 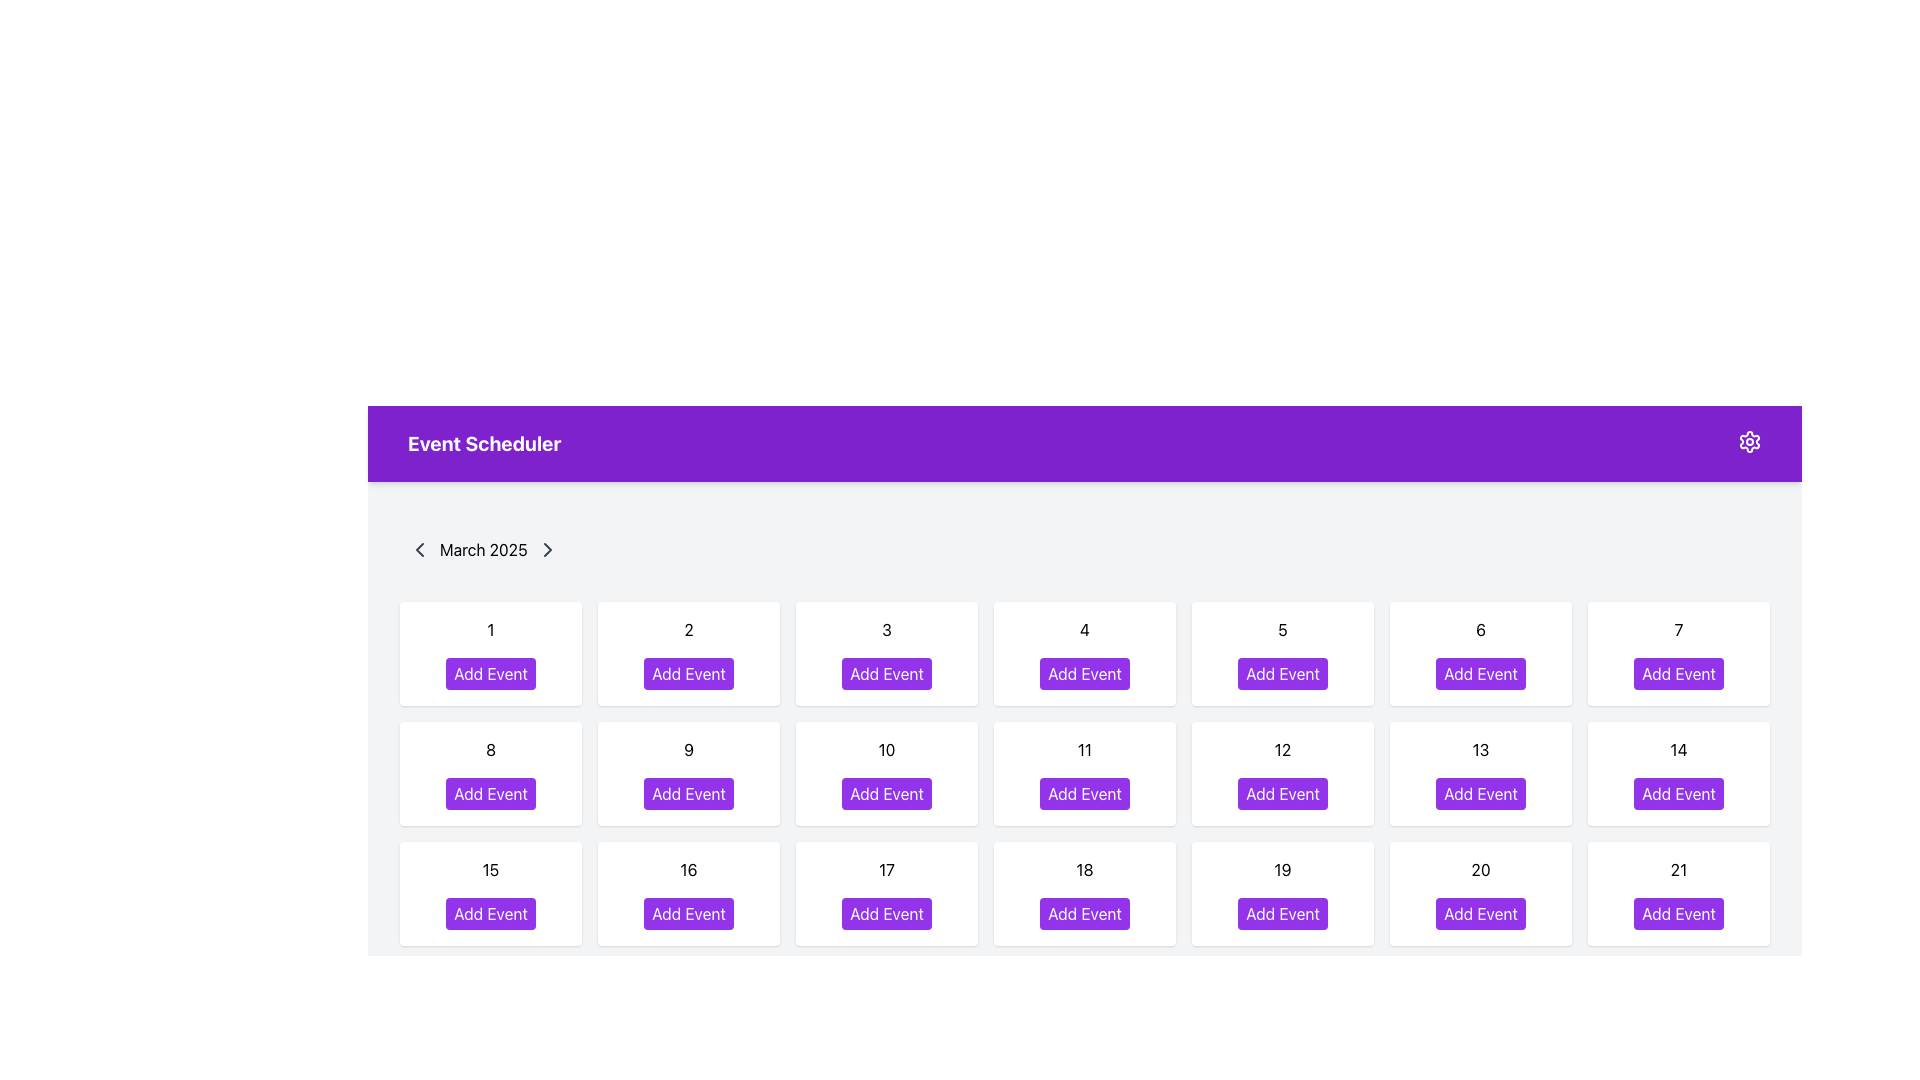 I want to click on the text label displaying 'March 2025' in the calendar interface, so click(x=483, y=550).